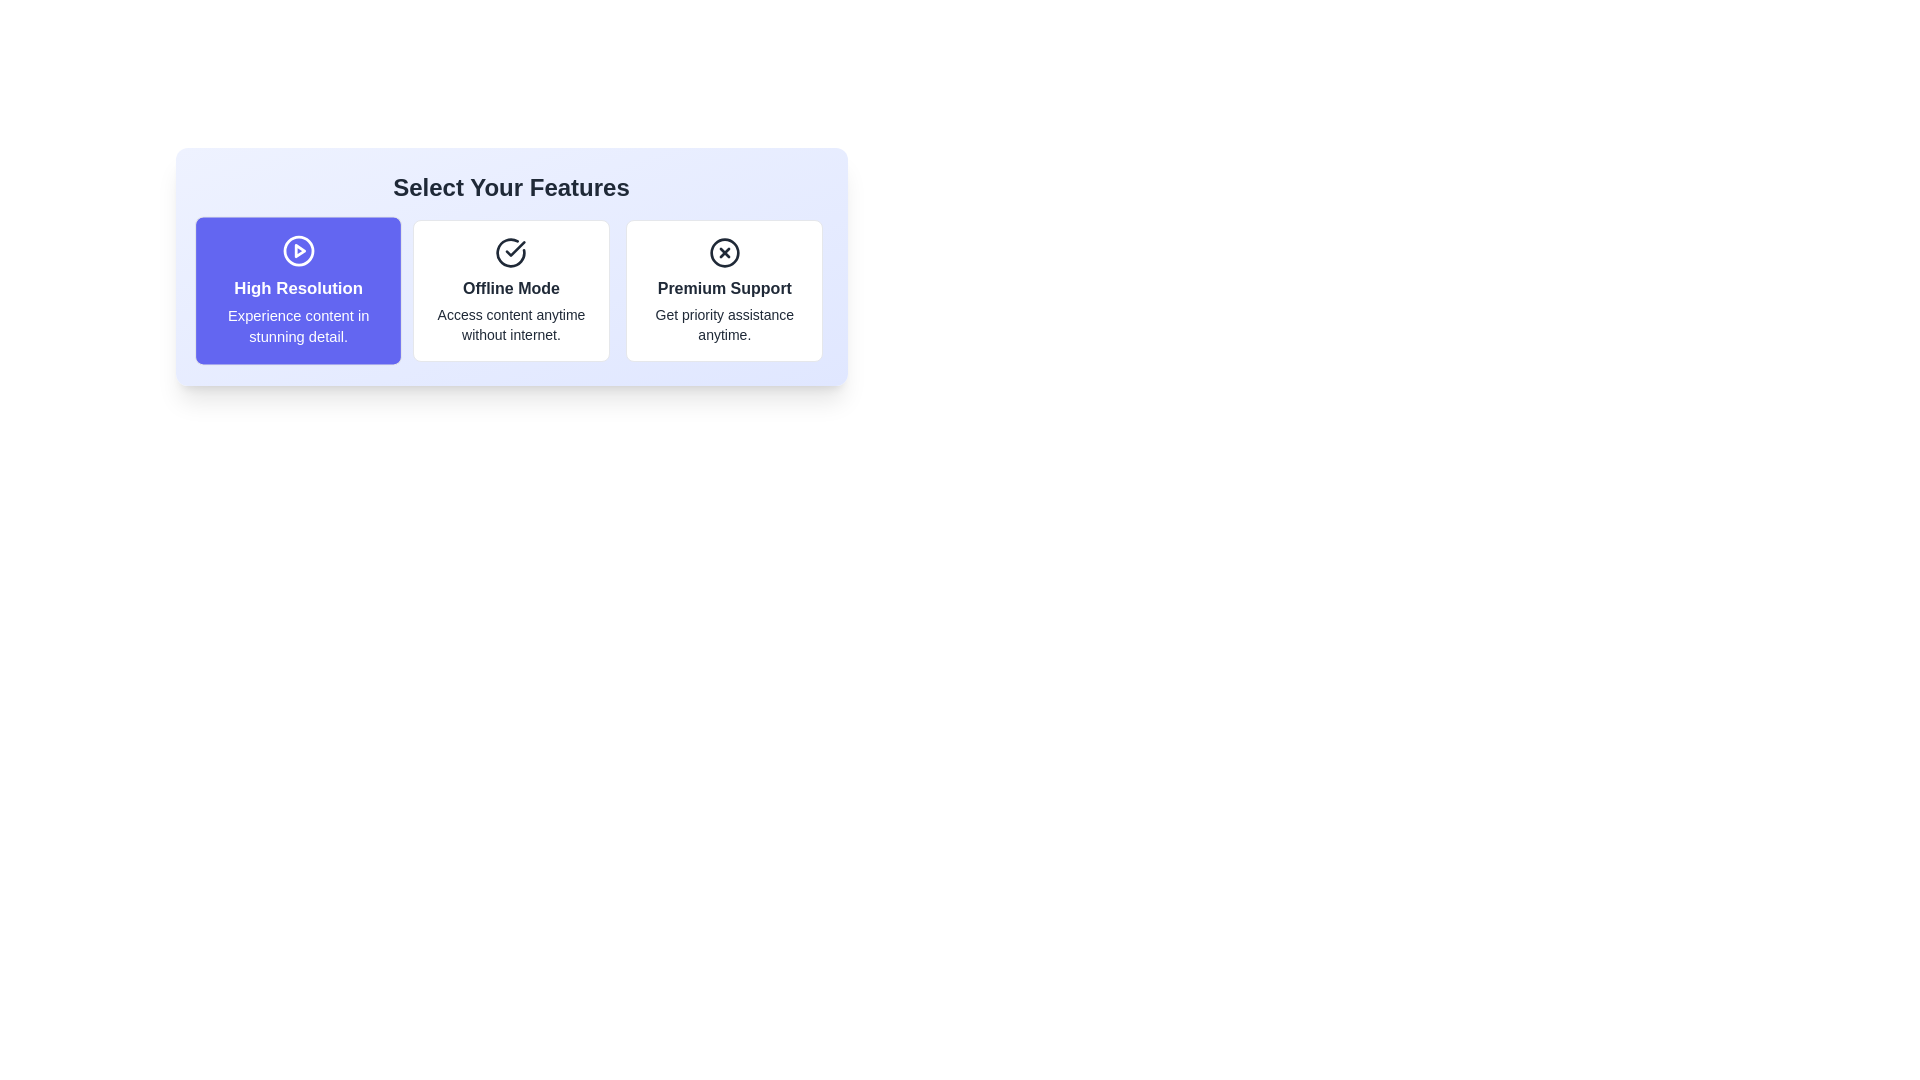 This screenshot has width=1920, height=1080. Describe the element at coordinates (511, 290) in the screenshot. I see `the 'Offline Mode' interactive card, which is the middle card in a group of three feature cards` at that location.